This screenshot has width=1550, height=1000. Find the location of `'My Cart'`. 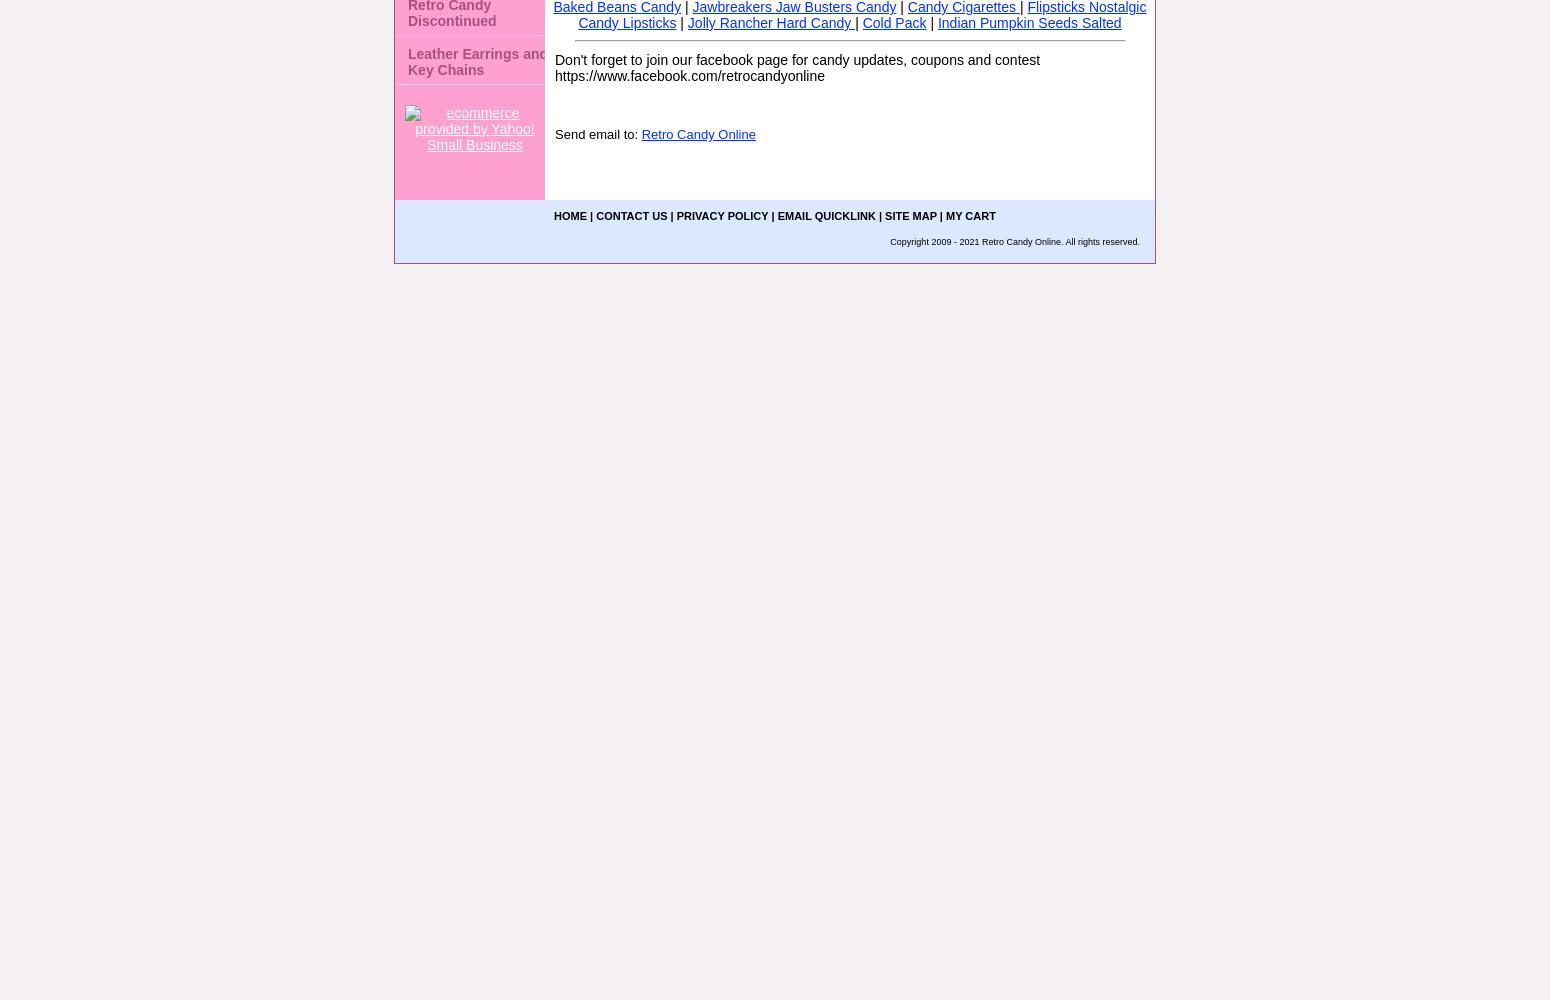

'My Cart' is located at coordinates (944, 215).